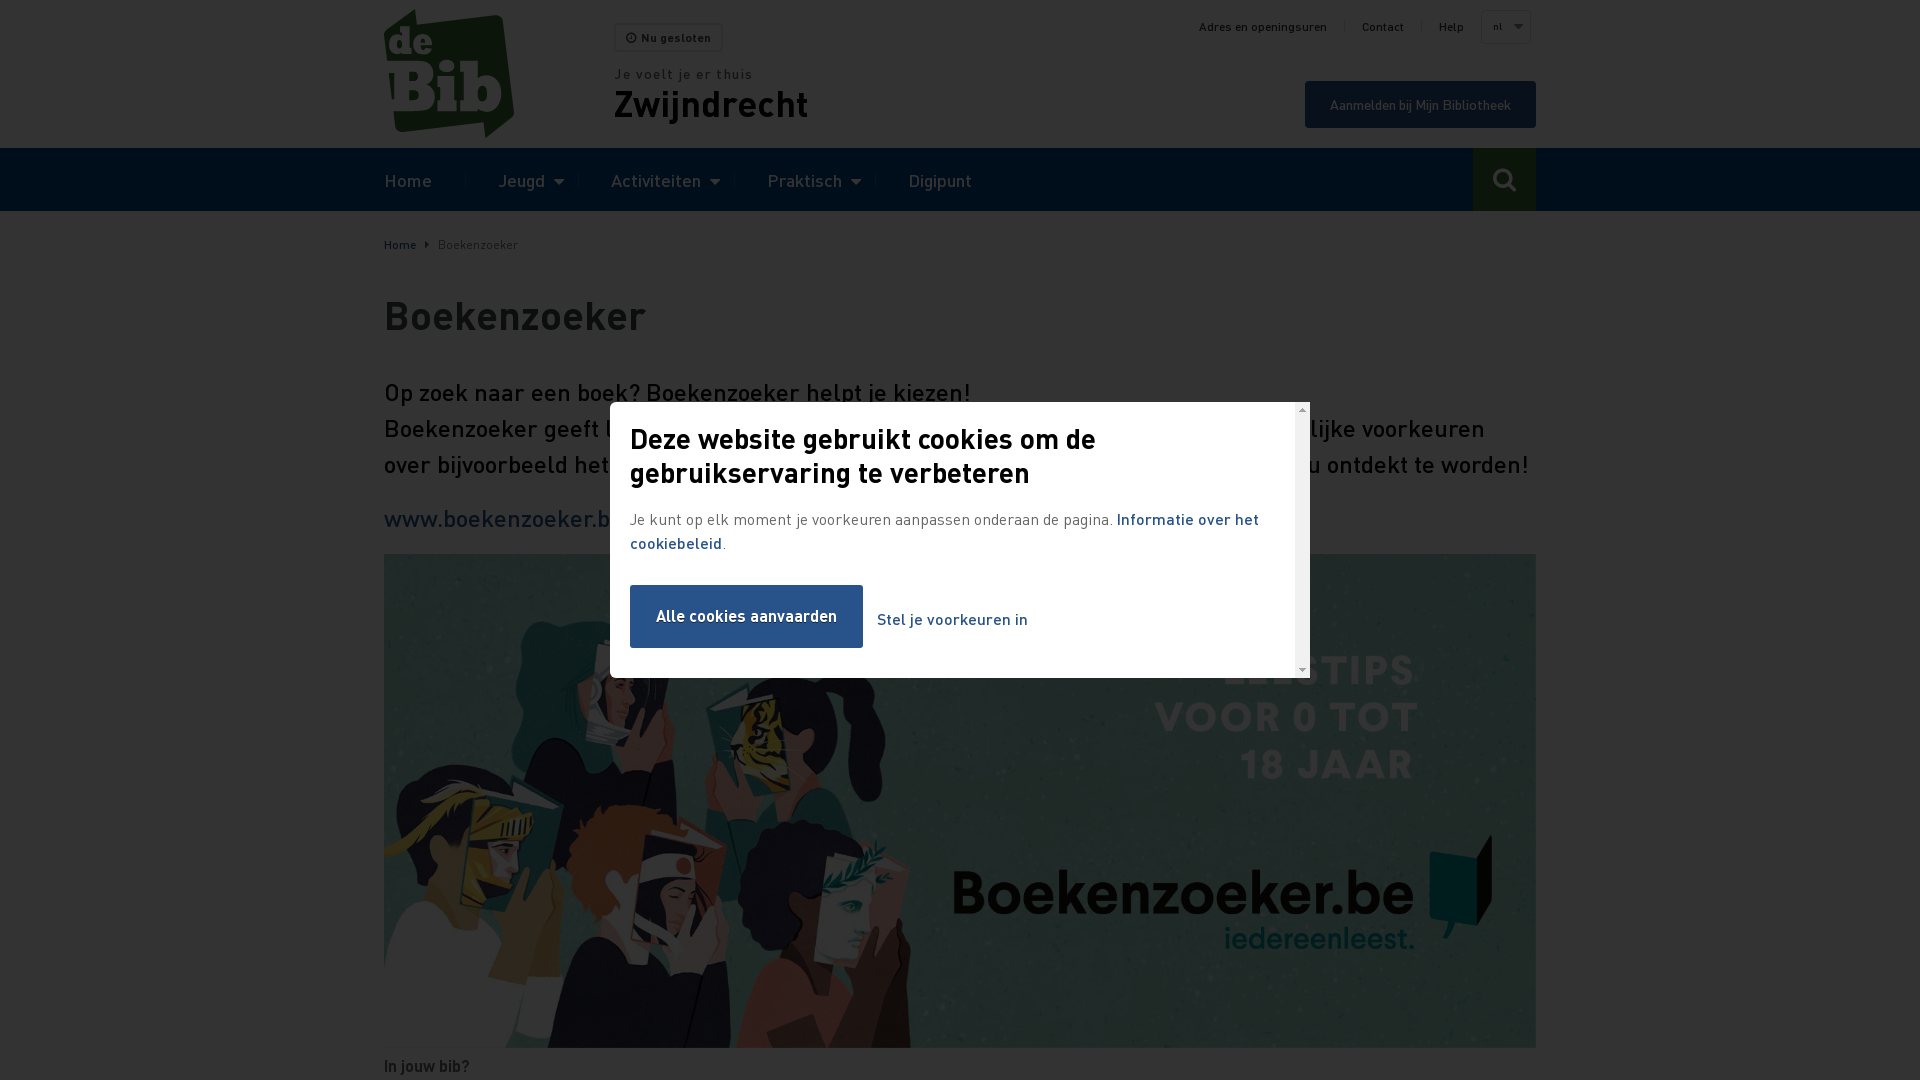 The height and width of the screenshot is (1080, 1920). I want to click on 'Digipunt', so click(906, 178).